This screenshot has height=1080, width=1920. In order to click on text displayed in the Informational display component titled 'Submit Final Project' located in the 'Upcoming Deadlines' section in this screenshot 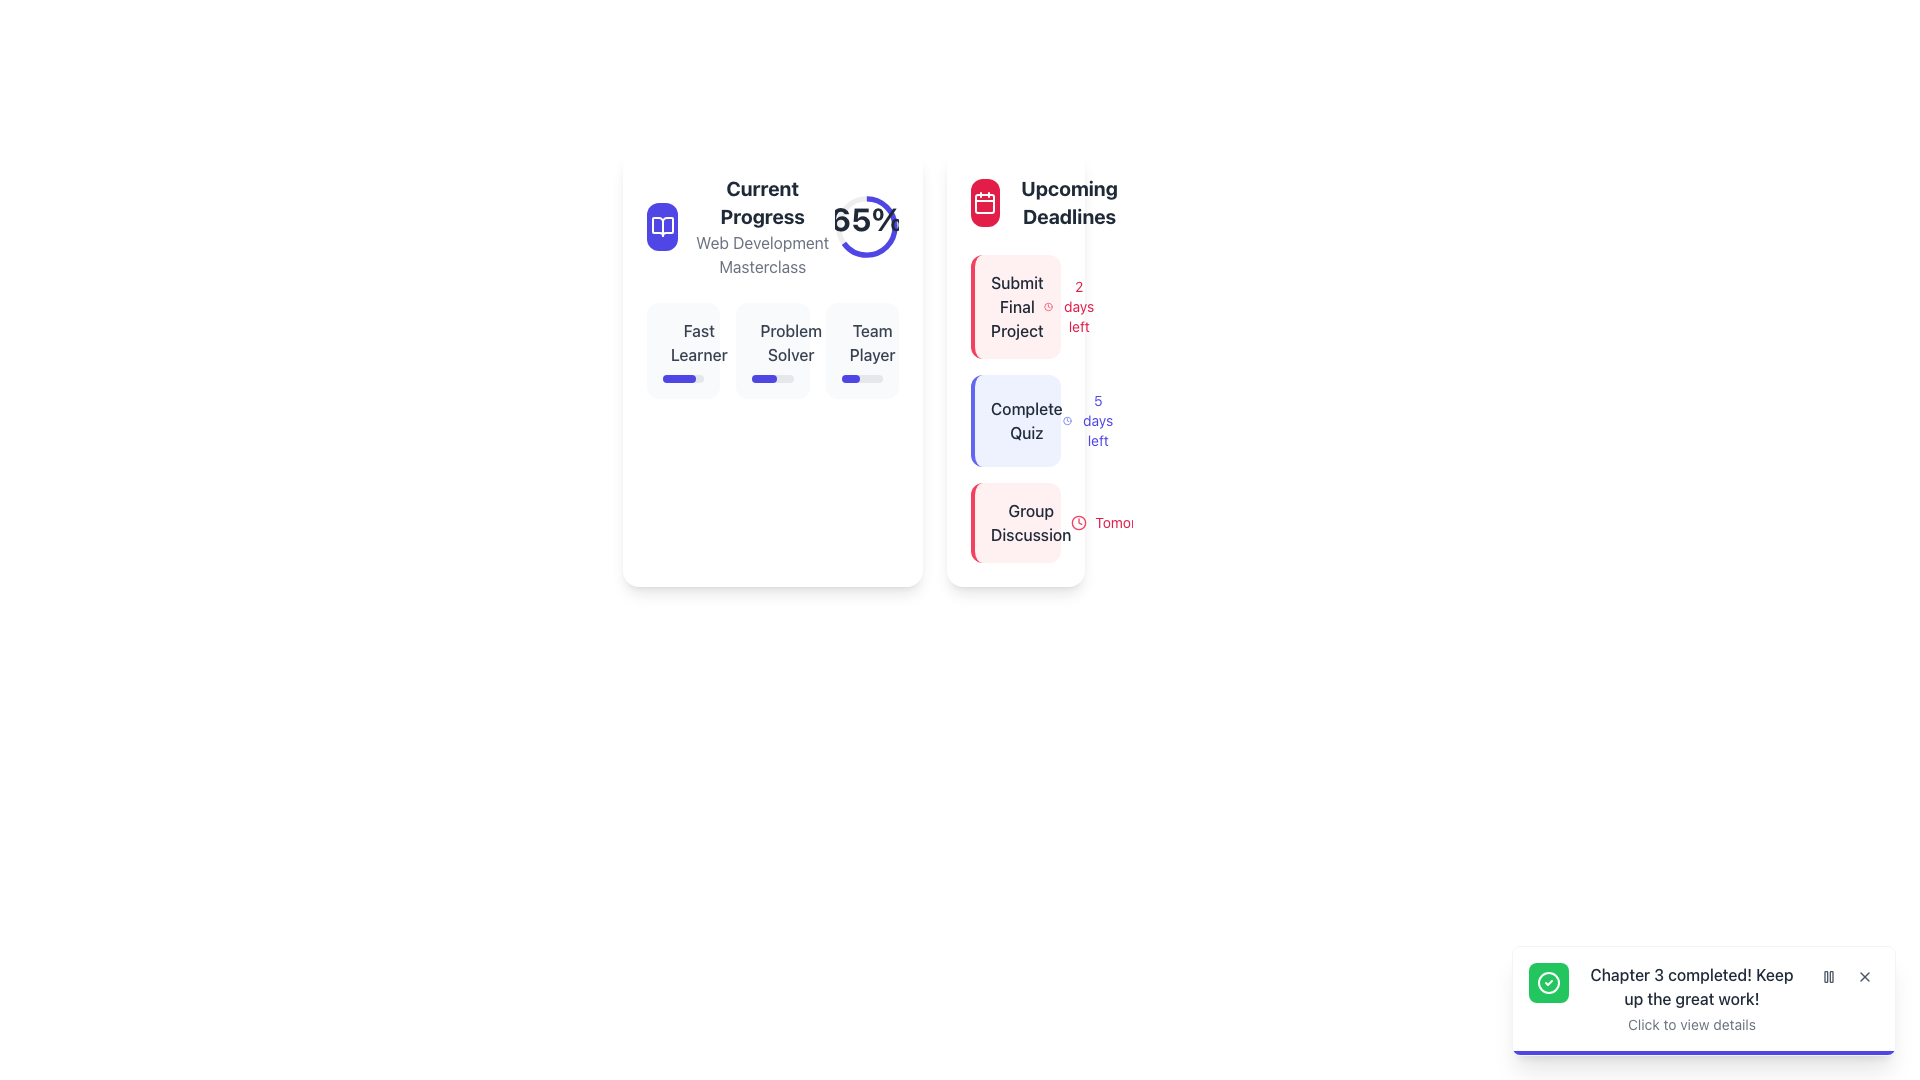, I will do `click(1017, 307)`.